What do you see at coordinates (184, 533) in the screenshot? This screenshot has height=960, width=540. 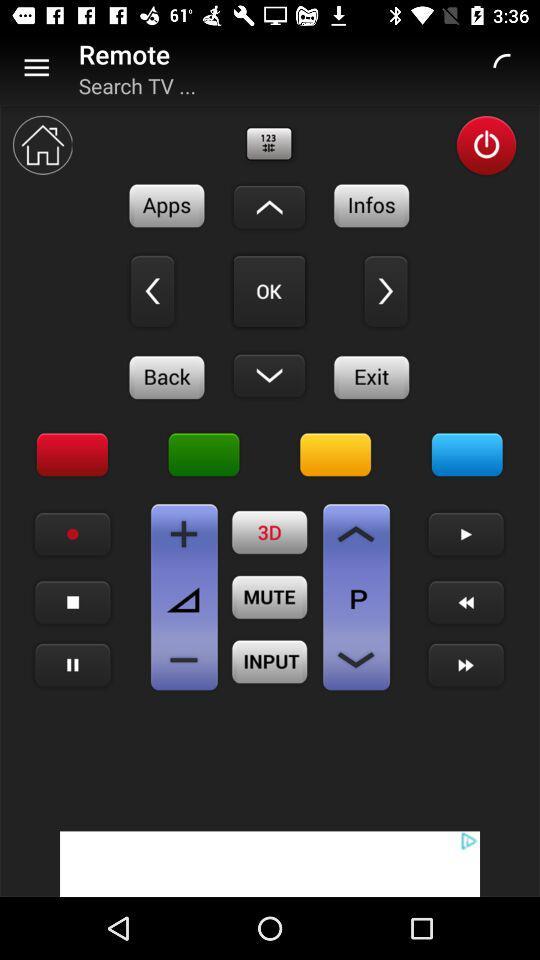 I see `increase voloume` at bounding box center [184, 533].